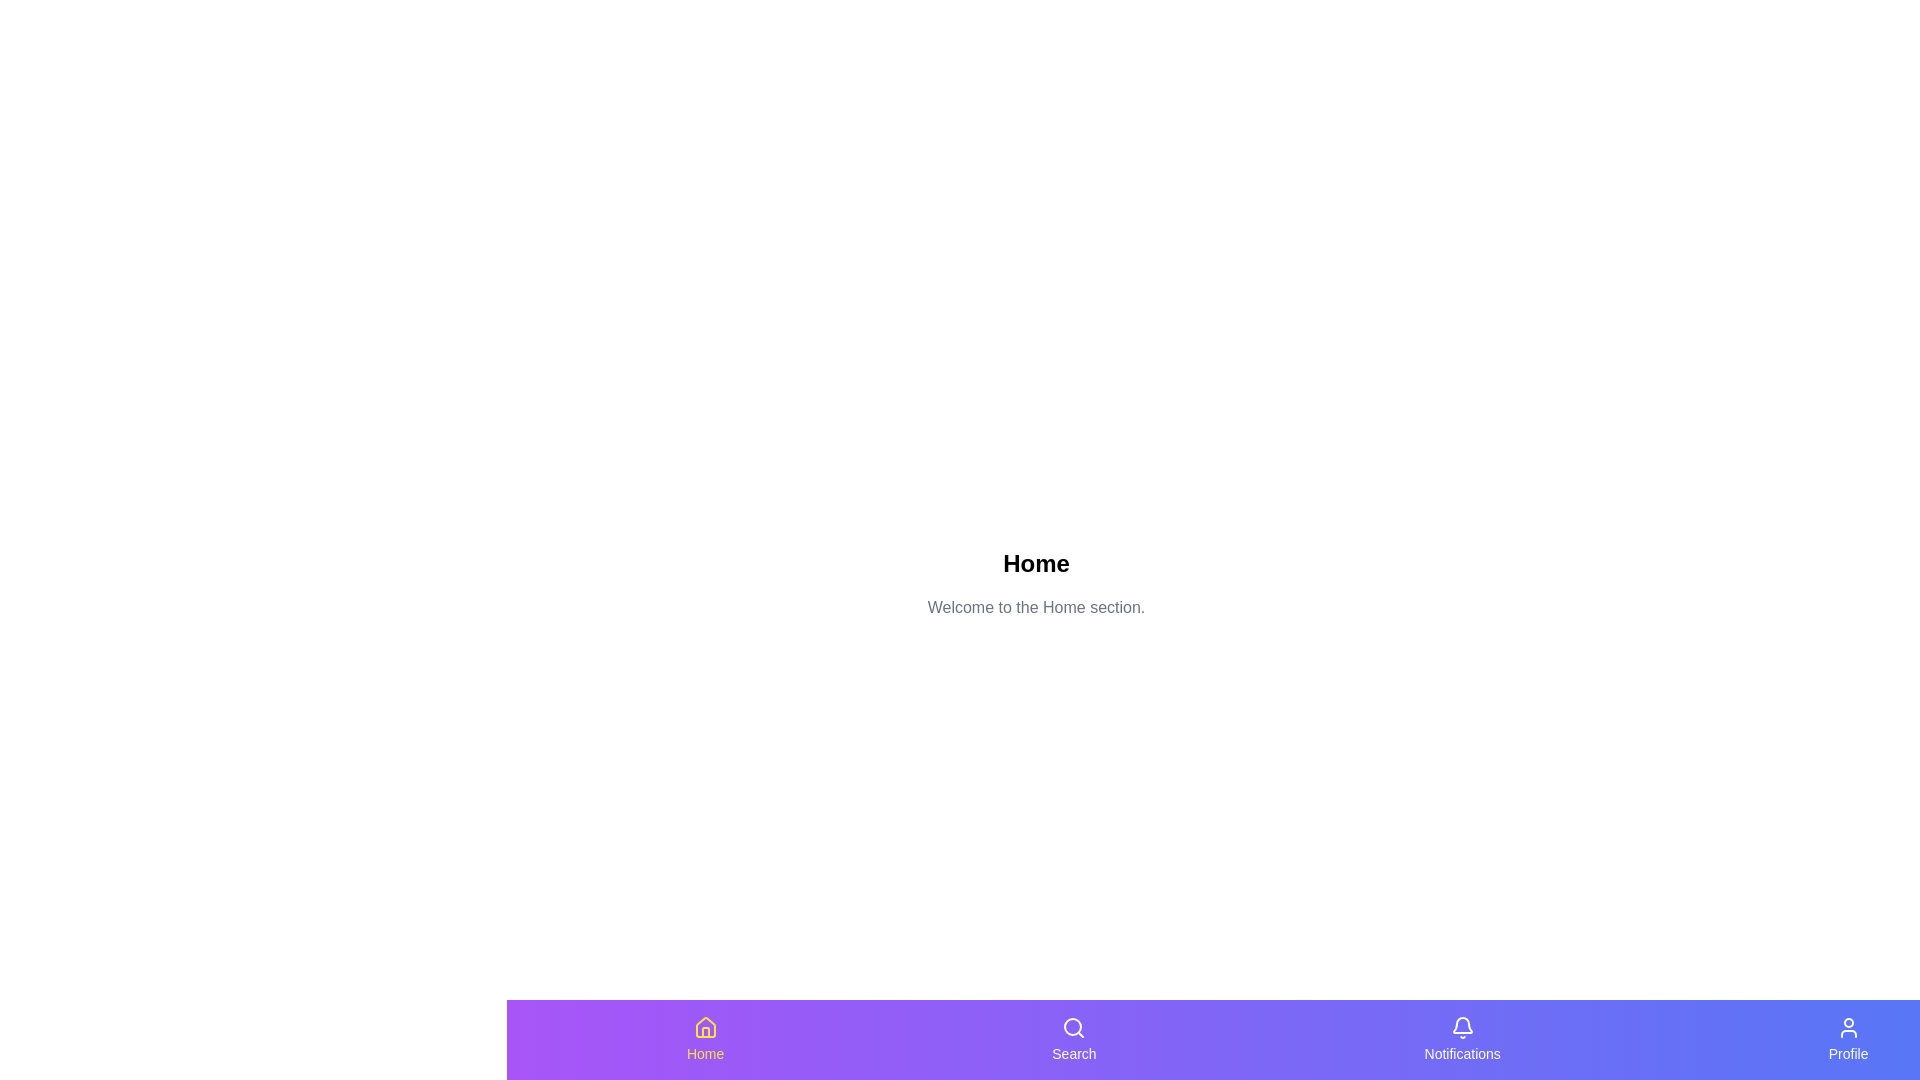  I want to click on text label that serves as a title or header for the section, located above the 'Welcome to the Home section.' text, so click(1036, 563).